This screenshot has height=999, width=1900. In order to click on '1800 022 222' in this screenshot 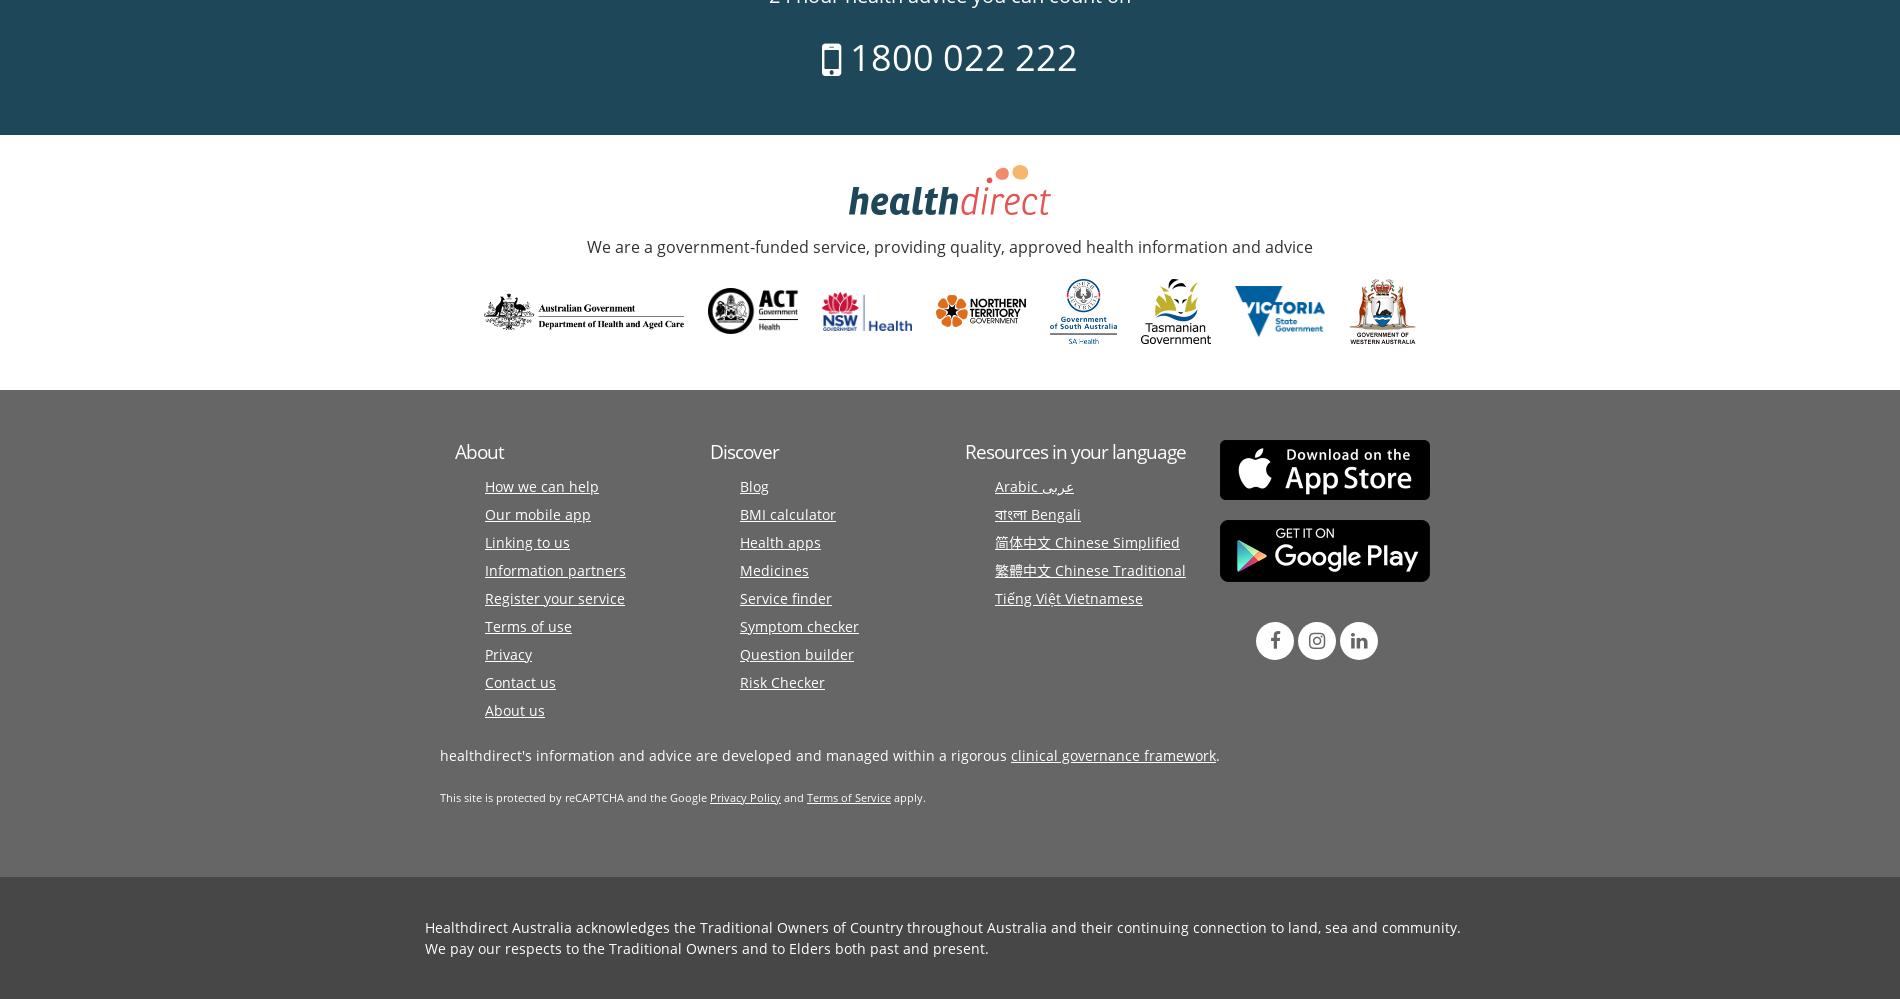, I will do `click(839, 56)`.